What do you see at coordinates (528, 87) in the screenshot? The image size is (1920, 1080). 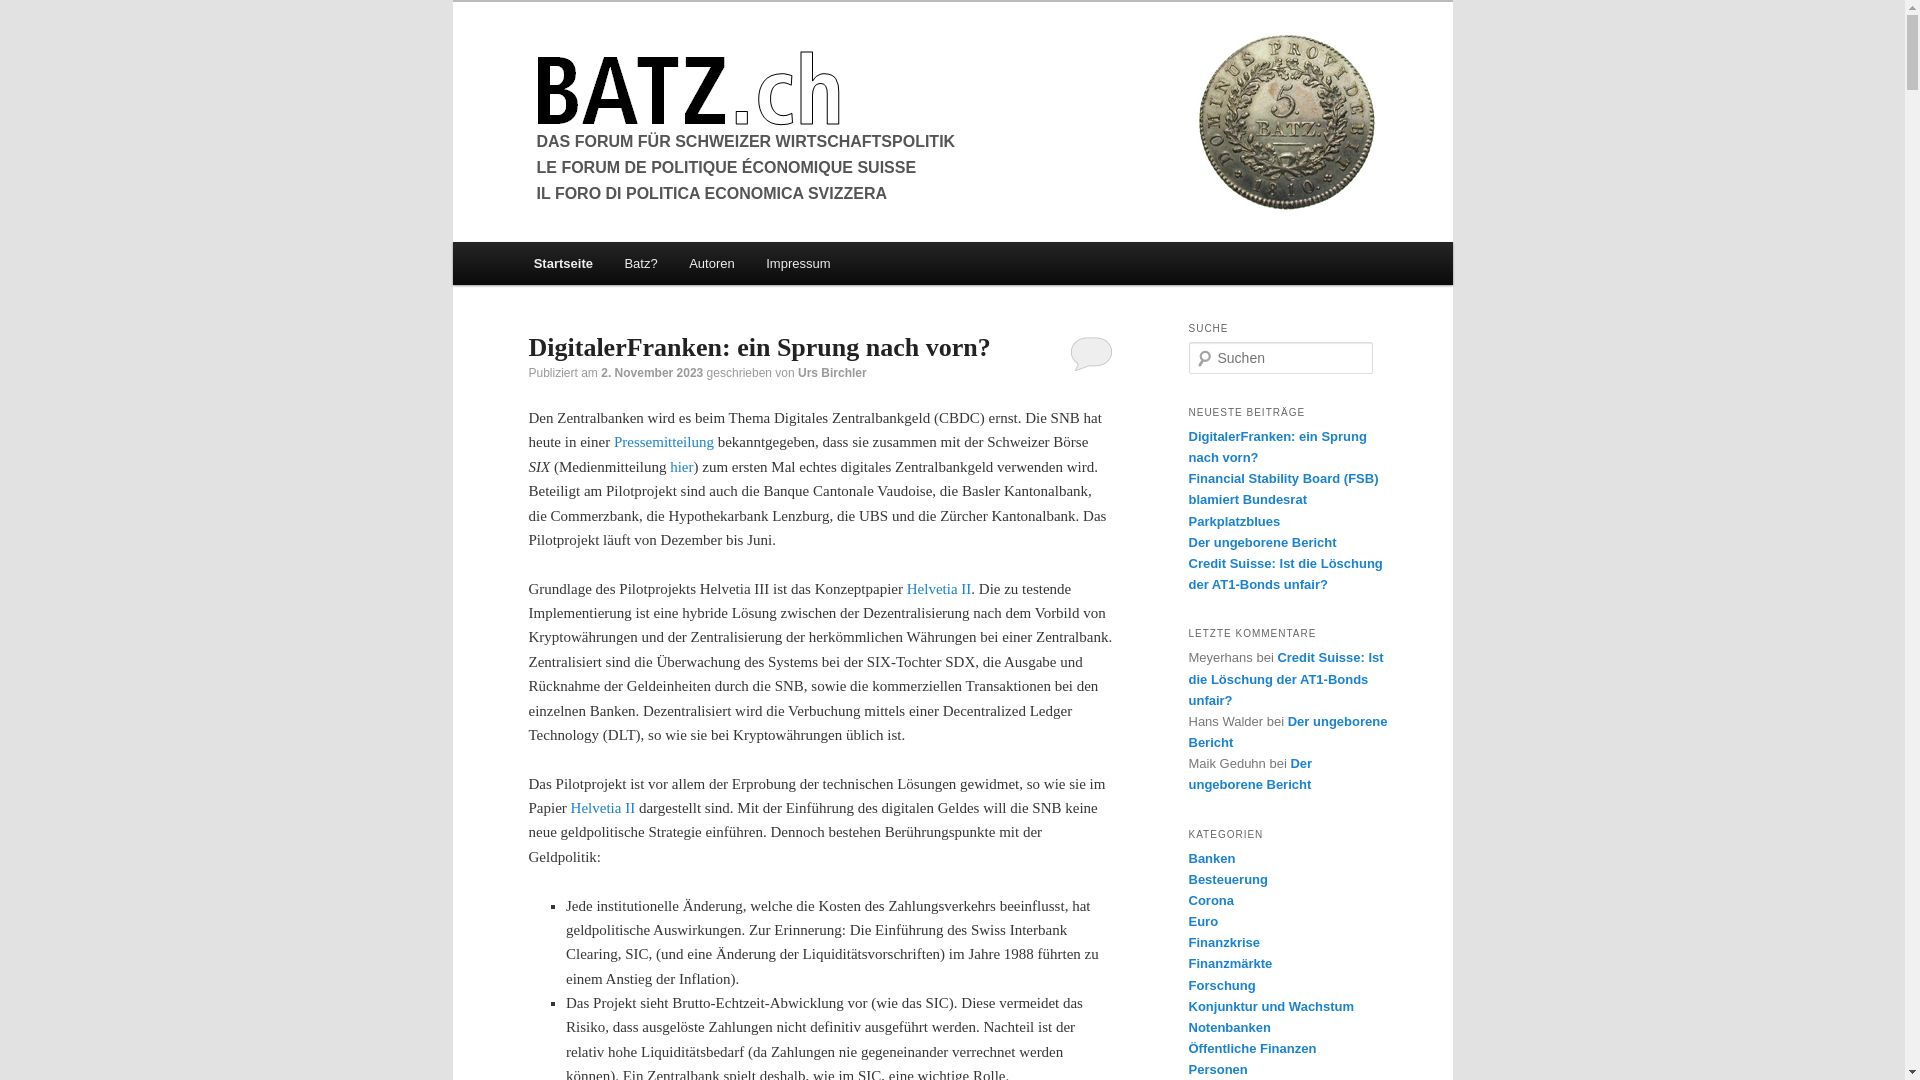 I see `'Batz'` at bounding box center [528, 87].